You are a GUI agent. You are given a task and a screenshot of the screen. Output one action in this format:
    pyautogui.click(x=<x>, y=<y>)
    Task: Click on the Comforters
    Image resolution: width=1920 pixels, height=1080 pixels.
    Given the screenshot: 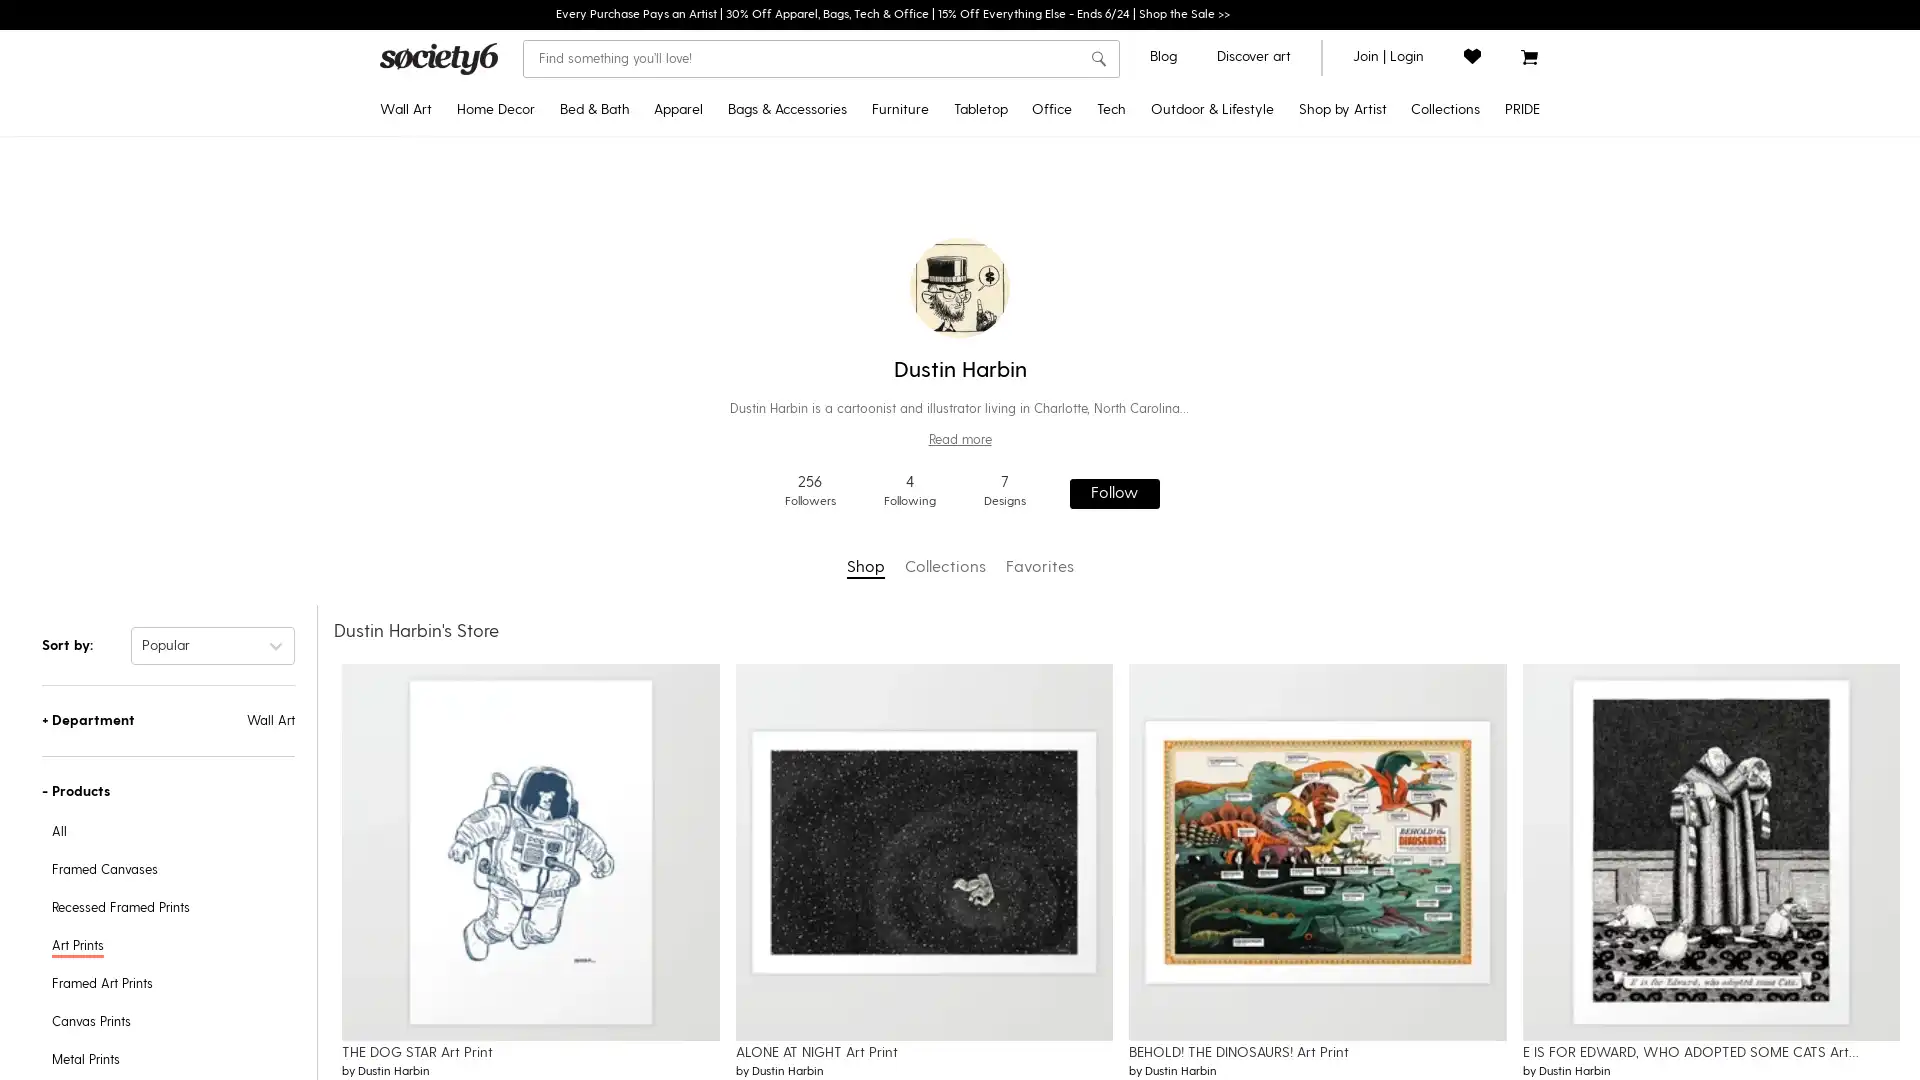 What is the action you would take?
    pyautogui.click(x=637, y=160)
    